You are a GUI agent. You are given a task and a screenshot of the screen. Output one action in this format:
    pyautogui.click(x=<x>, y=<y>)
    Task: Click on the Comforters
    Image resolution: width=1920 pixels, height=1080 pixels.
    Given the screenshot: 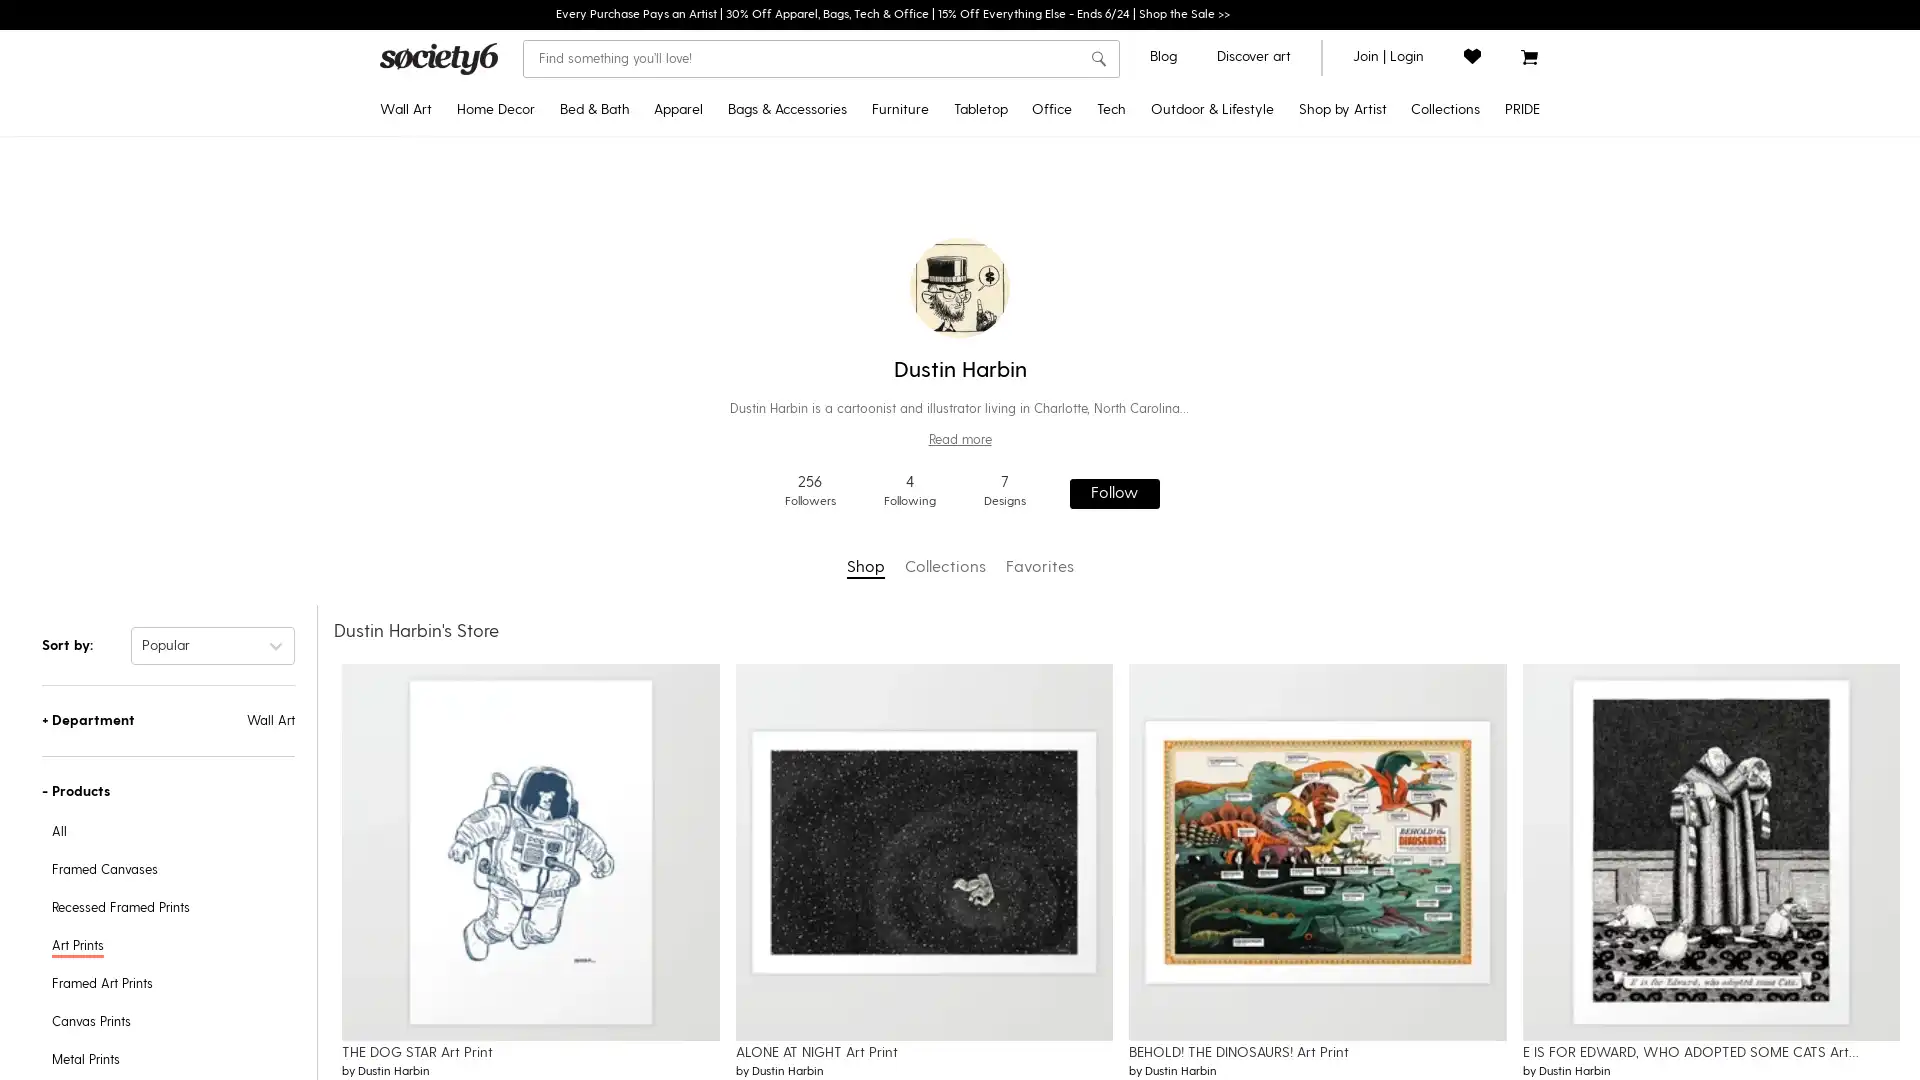 What is the action you would take?
    pyautogui.click(x=637, y=160)
    